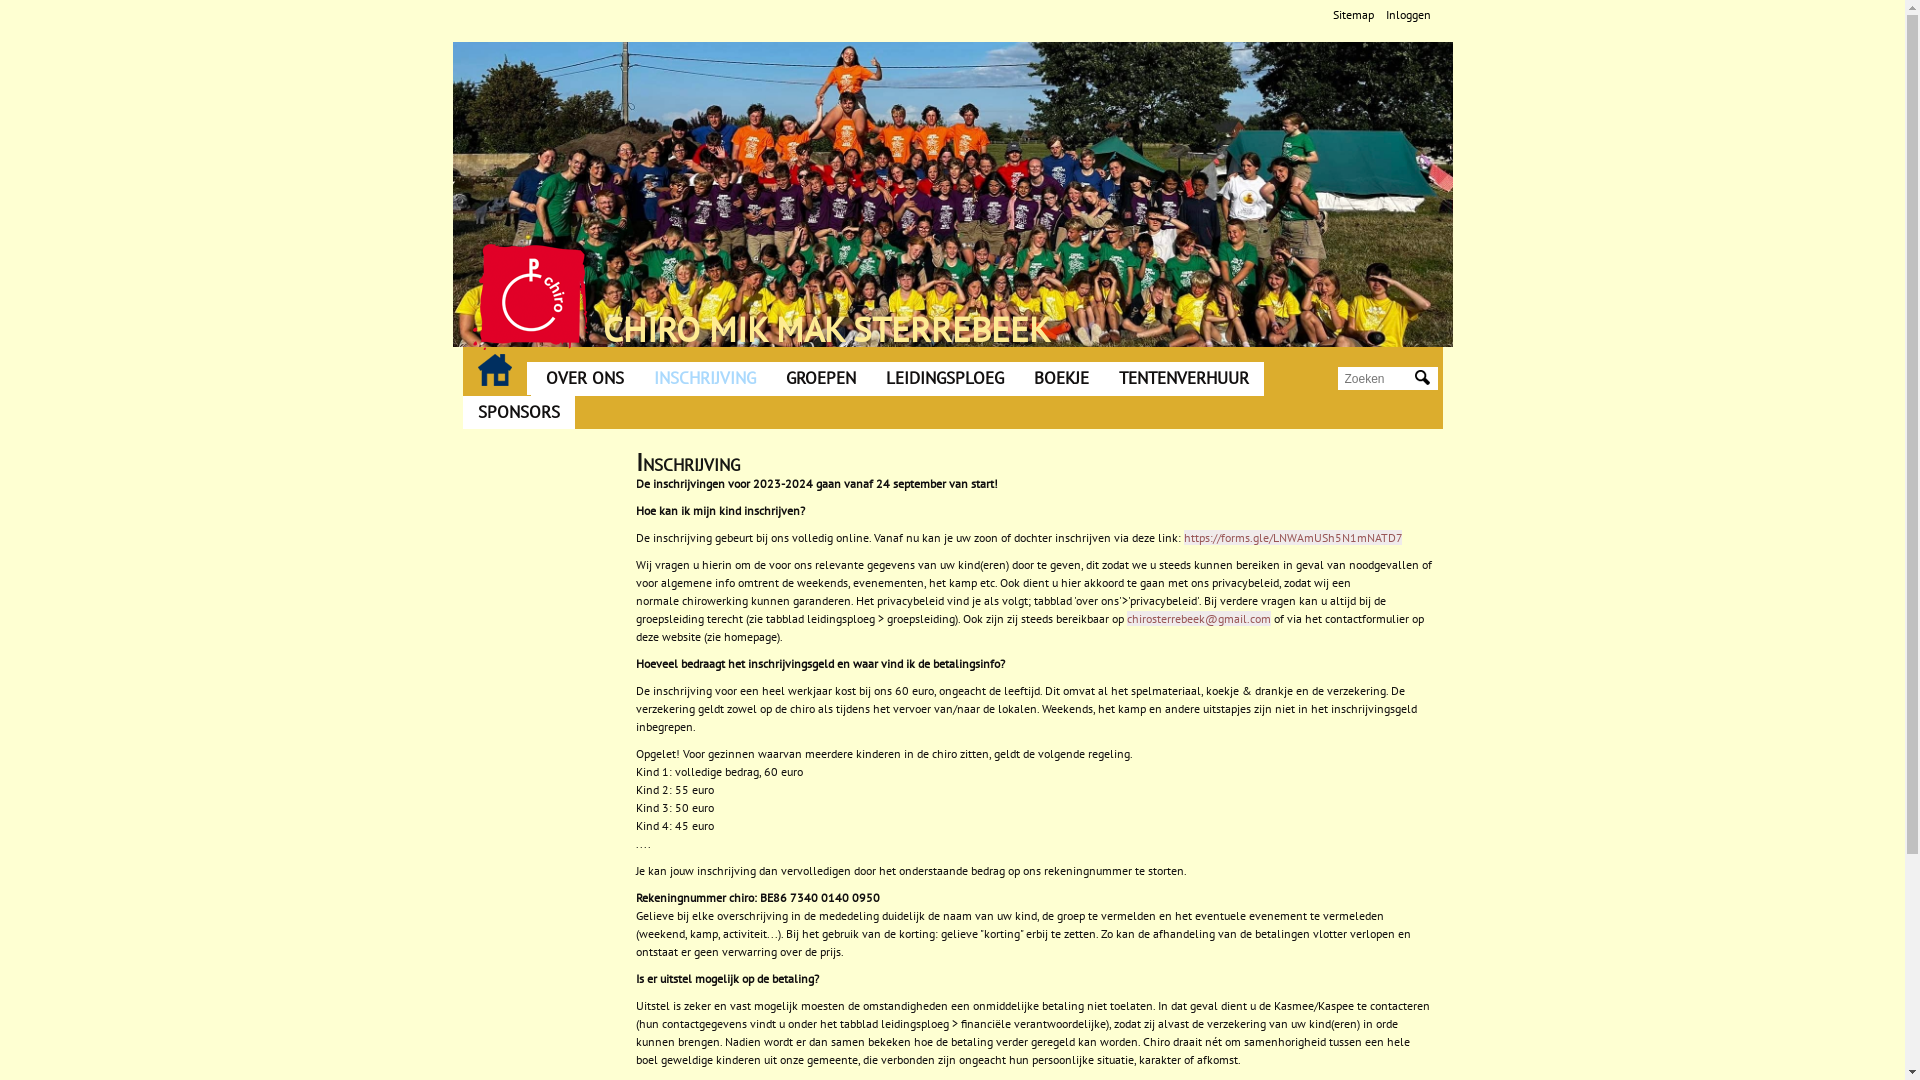 The width and height of the screenshot is (1920, 1080). Describe the element at coordinates (1352, 14) in the screenshot. I see `'Sitemap'` at that location.